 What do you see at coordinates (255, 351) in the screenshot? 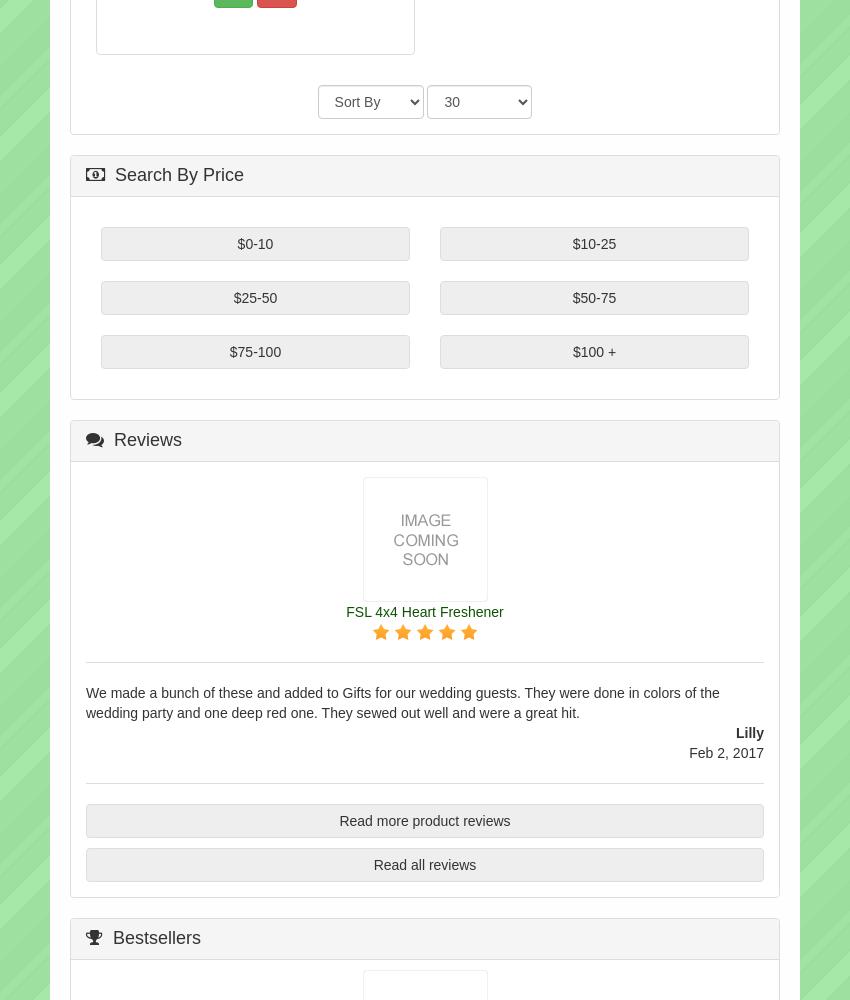
I see `'$75-100'` at bounding box center [255, 351].